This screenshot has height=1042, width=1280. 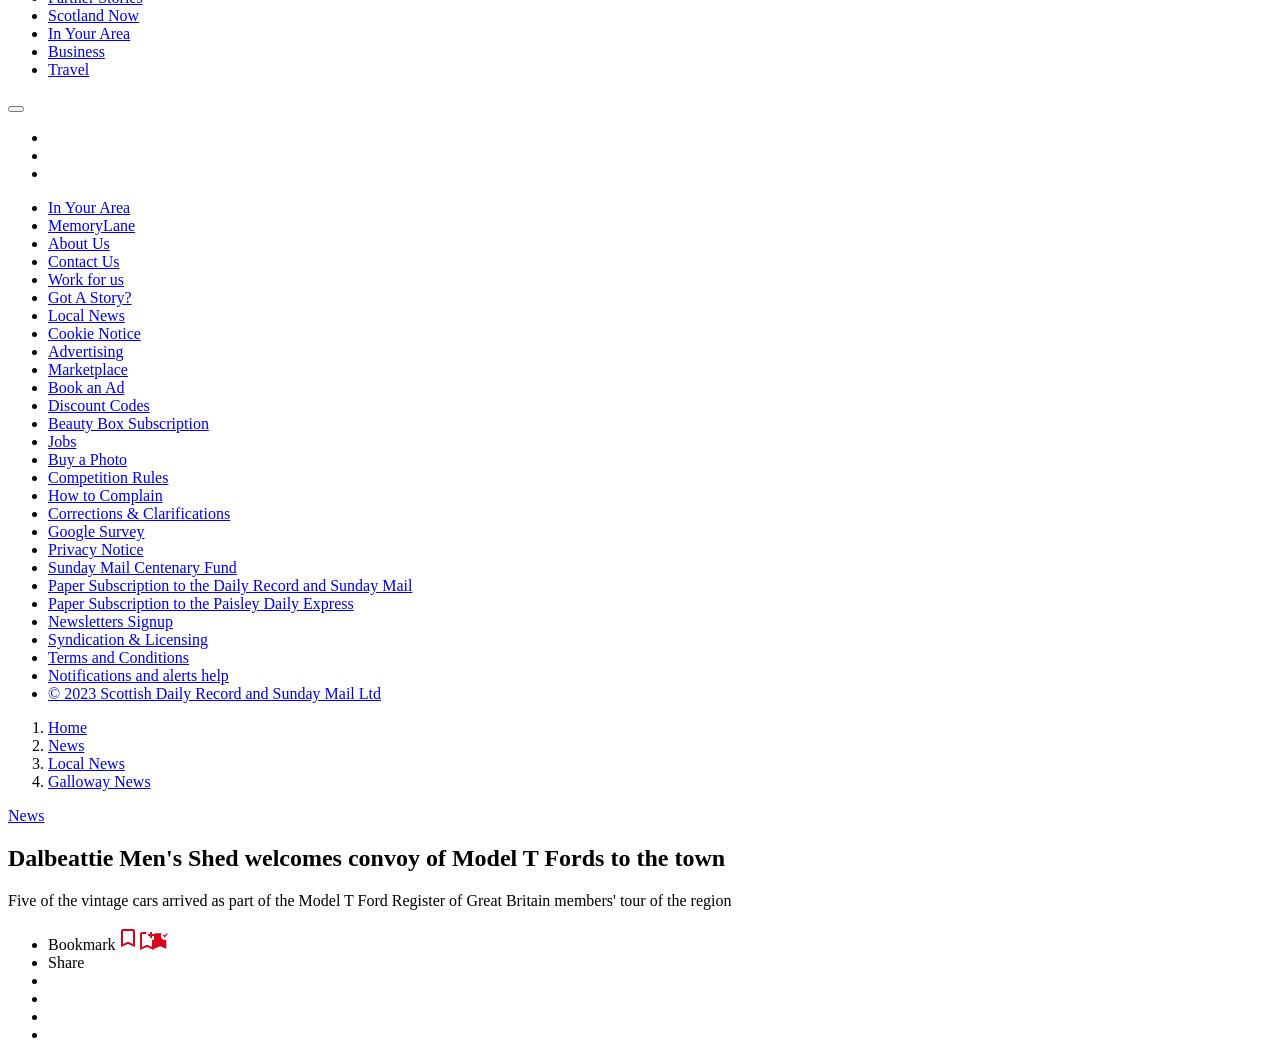 I want to click on 'Book an Ad', so click(x=85, y=386).